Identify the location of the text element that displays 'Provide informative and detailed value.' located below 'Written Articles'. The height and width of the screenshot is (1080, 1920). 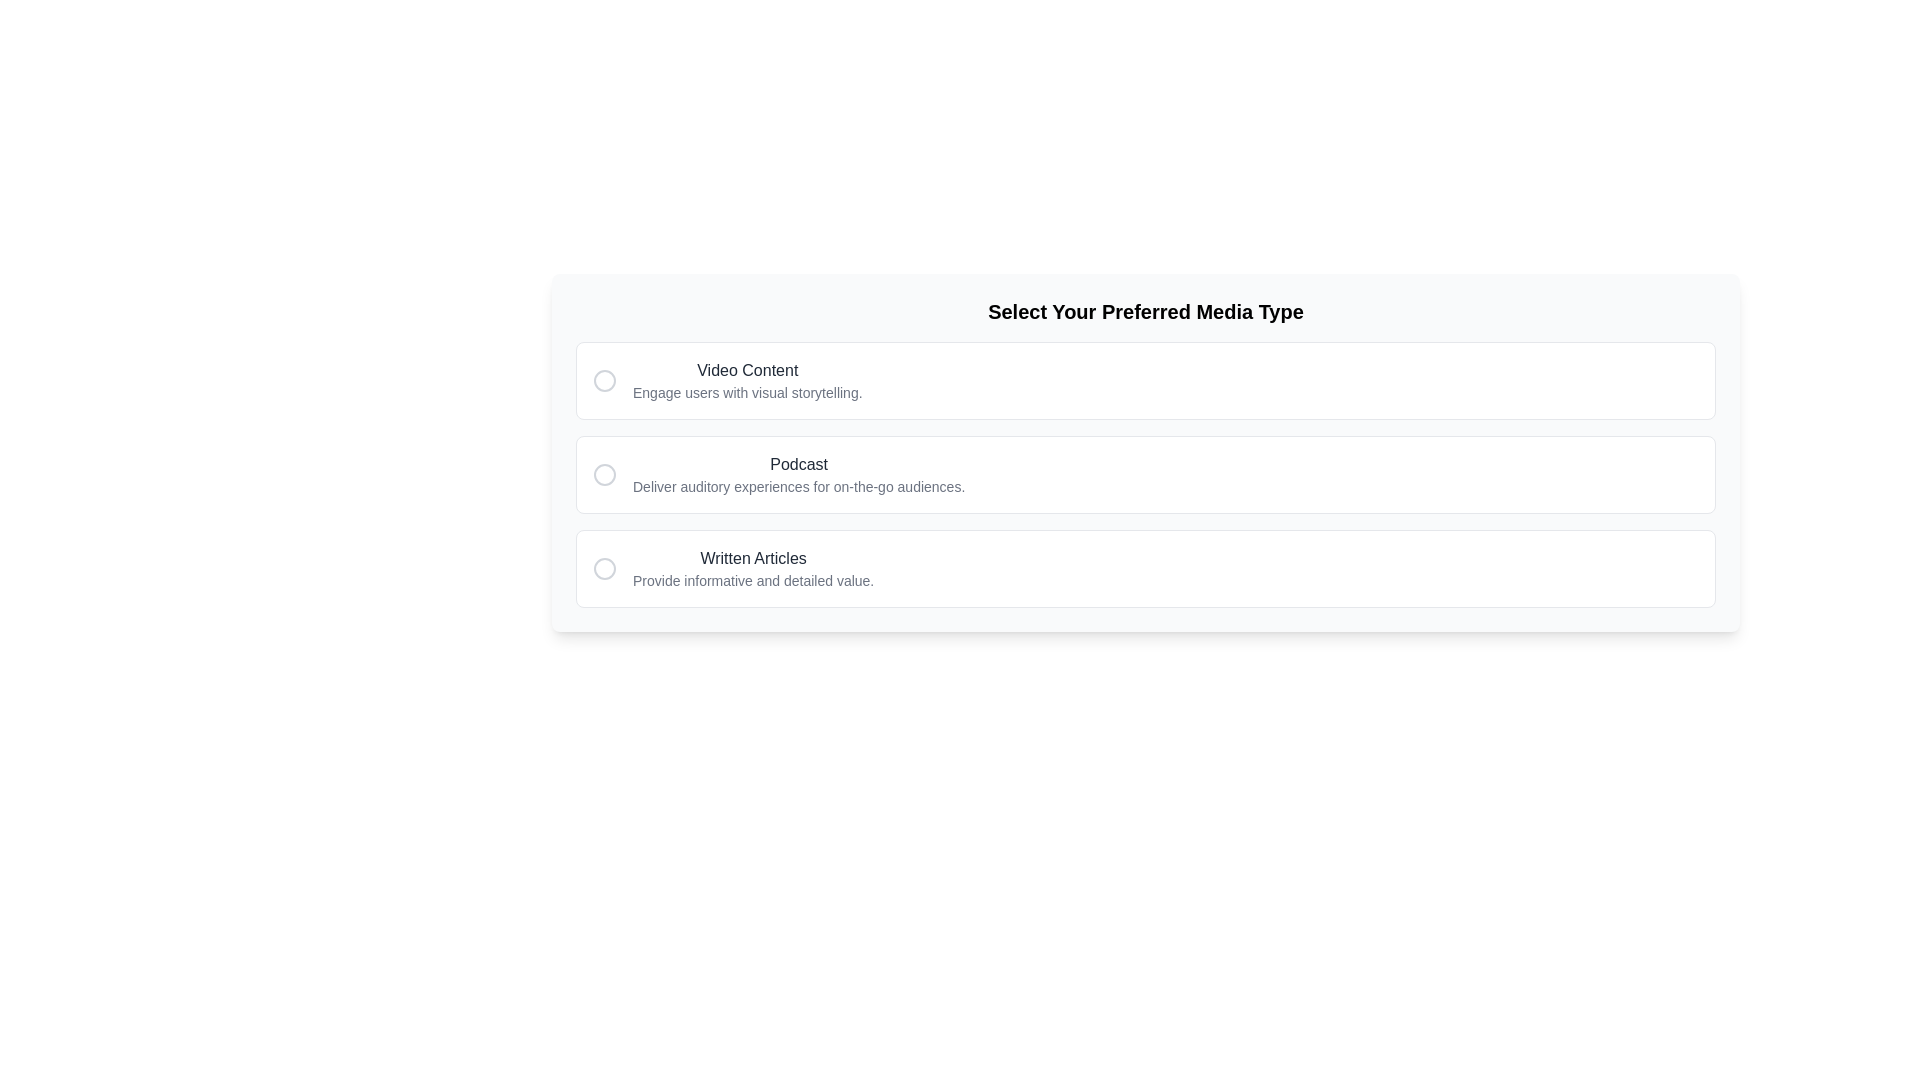
(752, 581).